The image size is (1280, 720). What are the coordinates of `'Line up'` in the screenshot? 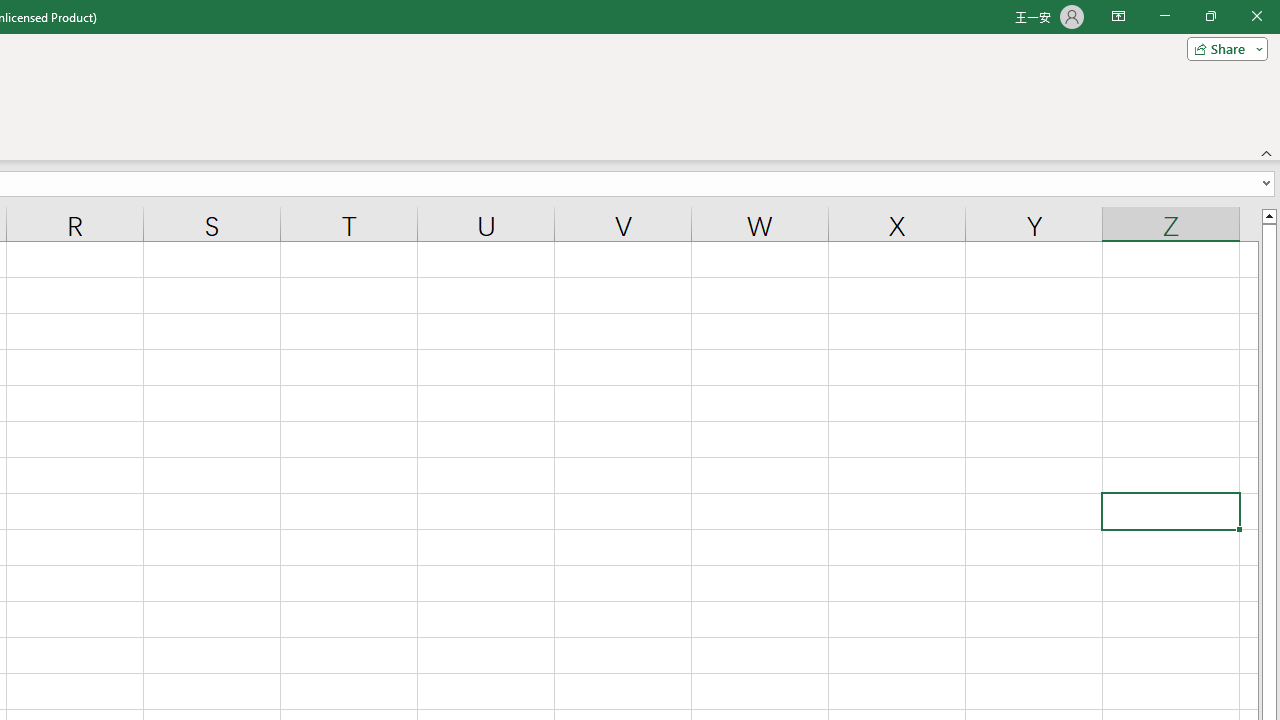 It's located at (1268, 215).